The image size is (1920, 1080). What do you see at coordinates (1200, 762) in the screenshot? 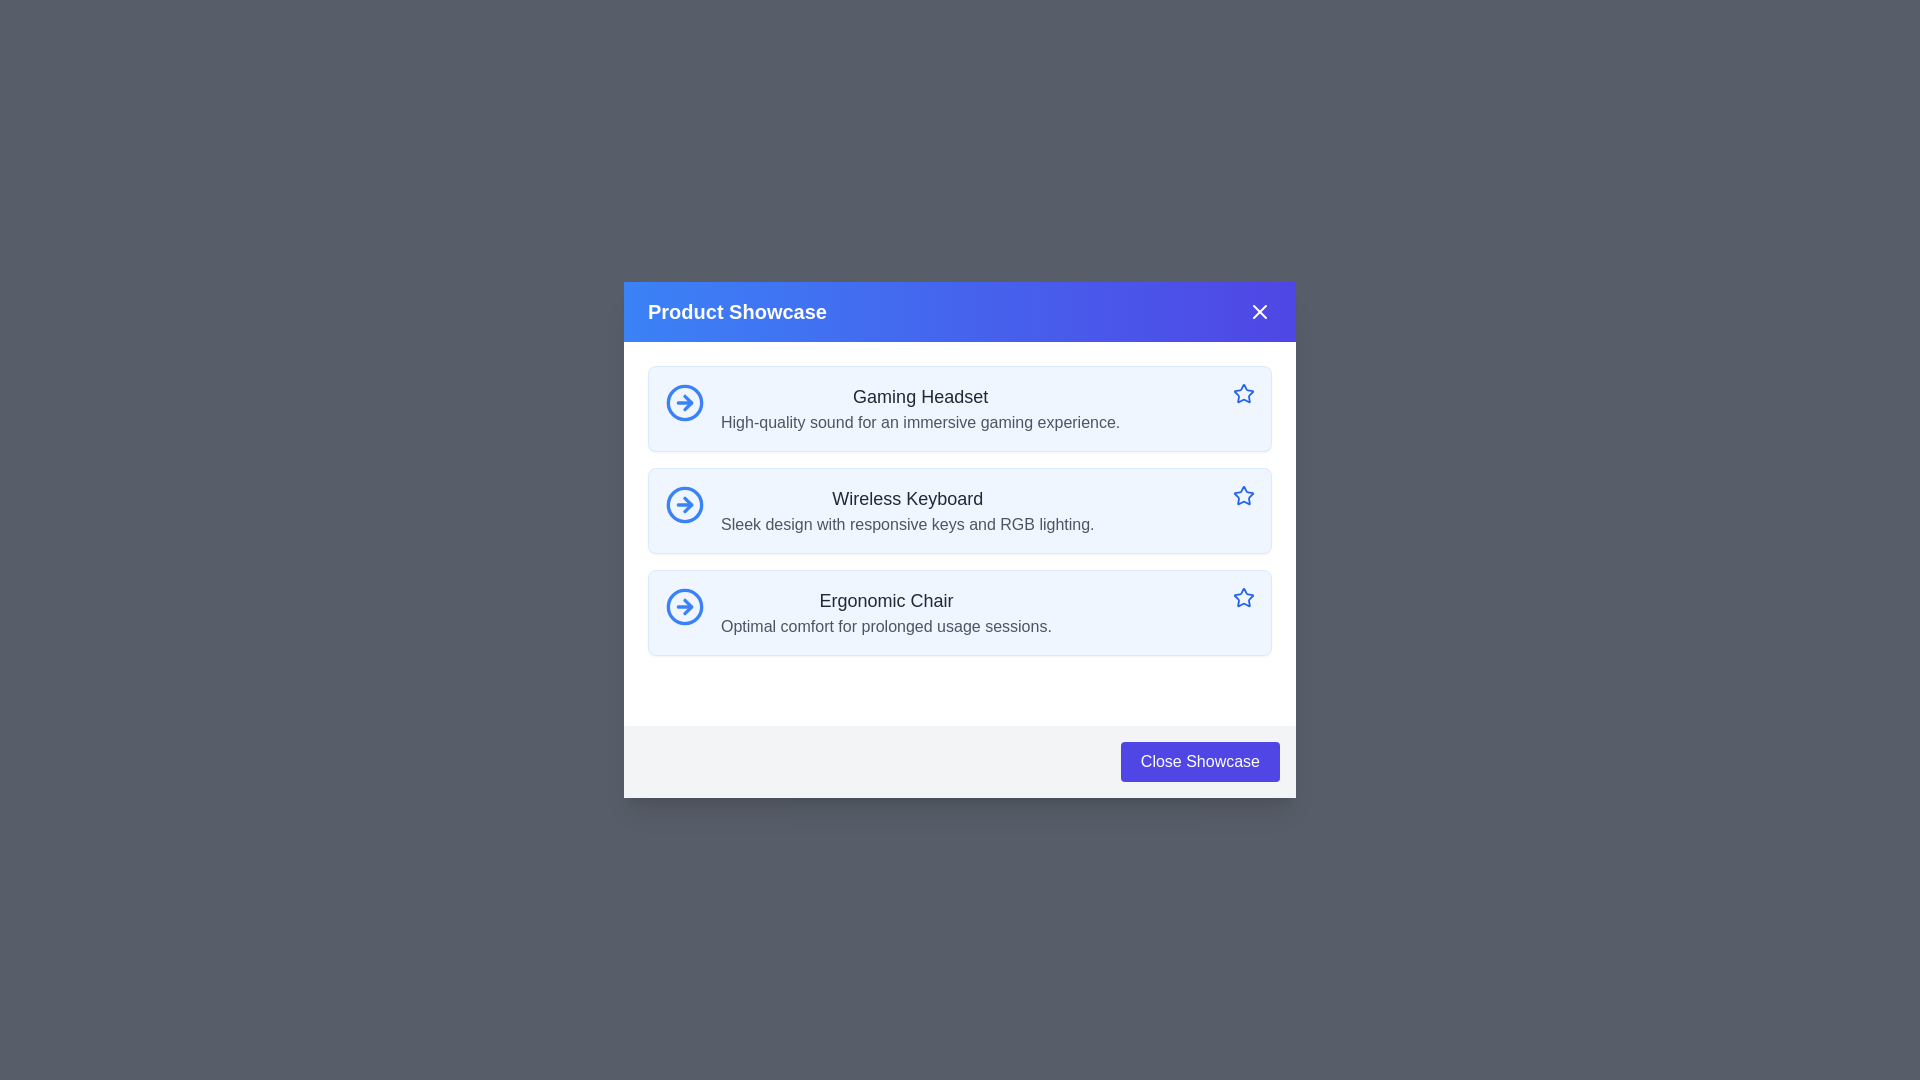
I see `the close button located at the bottom-right corner of the modal popup` at bounding box center [1200, 762].